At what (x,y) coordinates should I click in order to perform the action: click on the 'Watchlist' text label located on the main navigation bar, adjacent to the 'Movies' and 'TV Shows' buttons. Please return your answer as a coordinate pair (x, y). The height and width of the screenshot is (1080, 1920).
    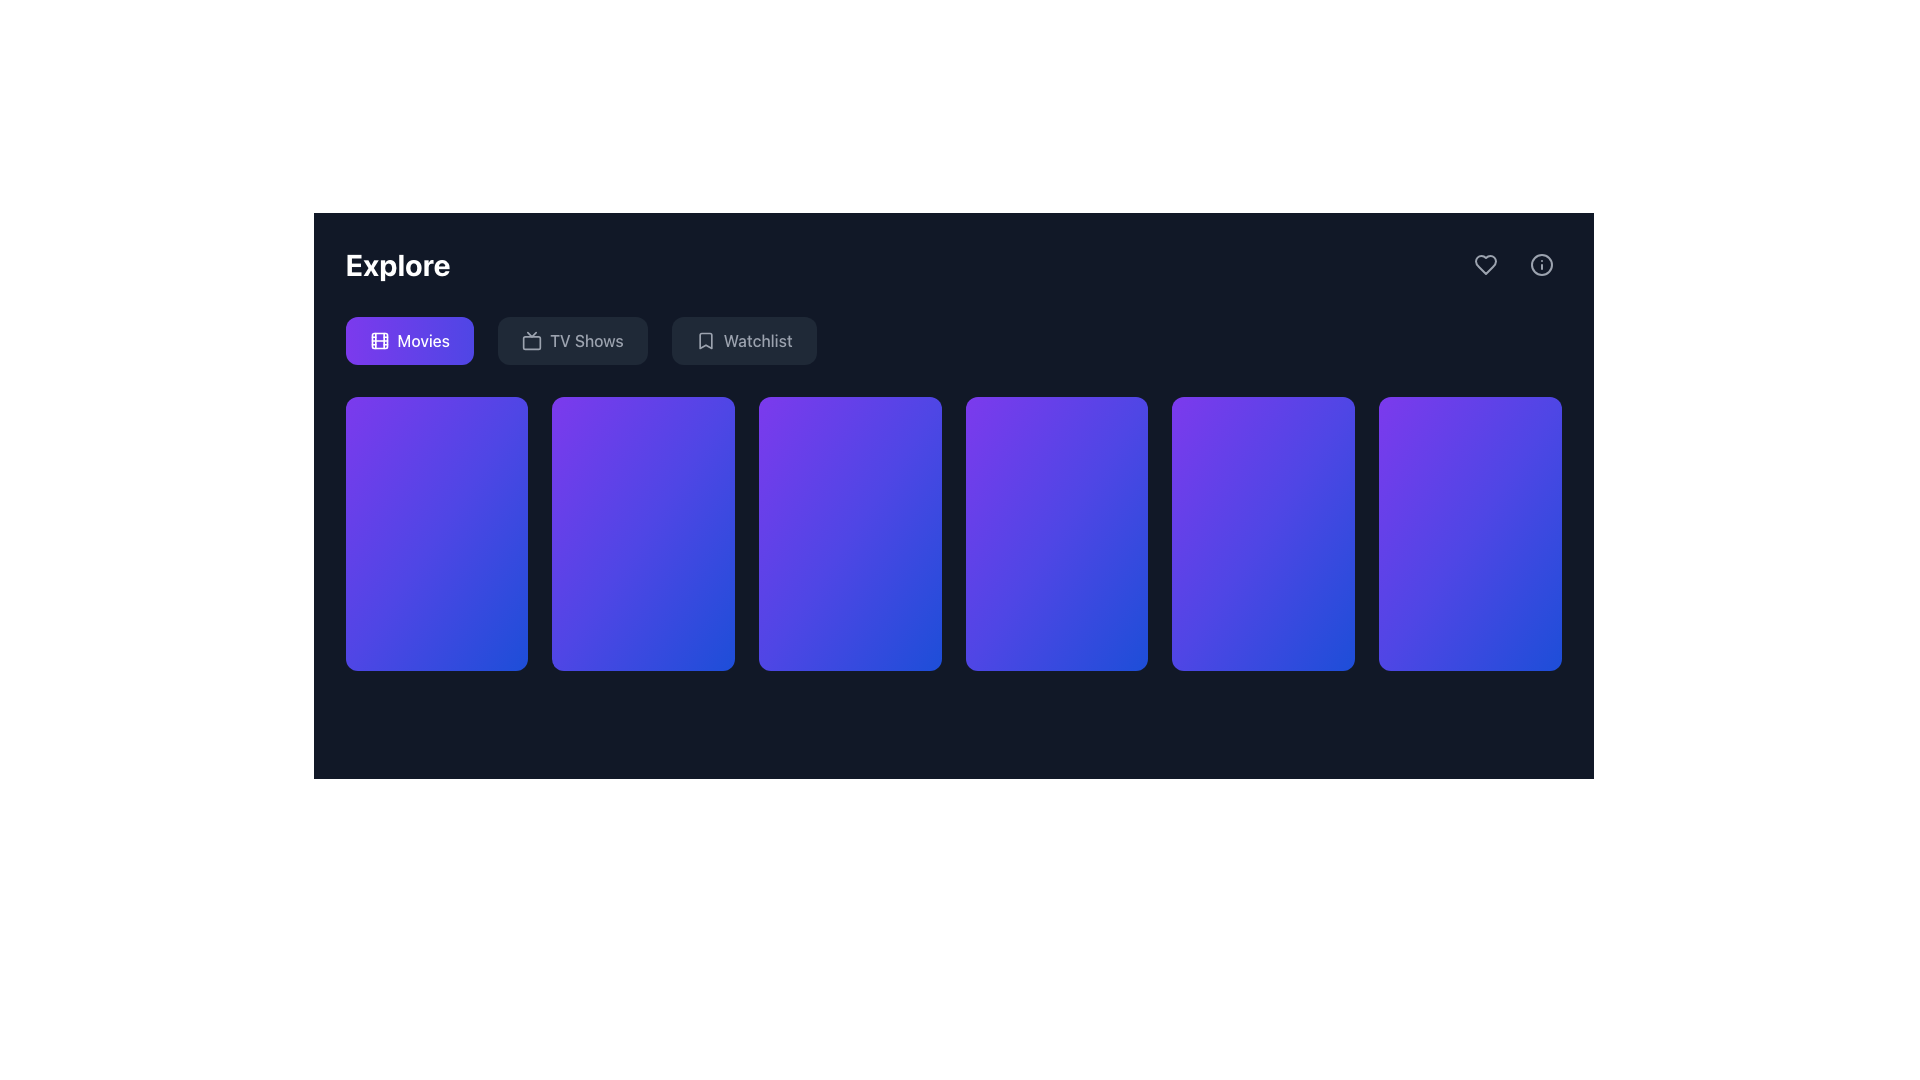
    Looking at the image, I should click on (757, 339).